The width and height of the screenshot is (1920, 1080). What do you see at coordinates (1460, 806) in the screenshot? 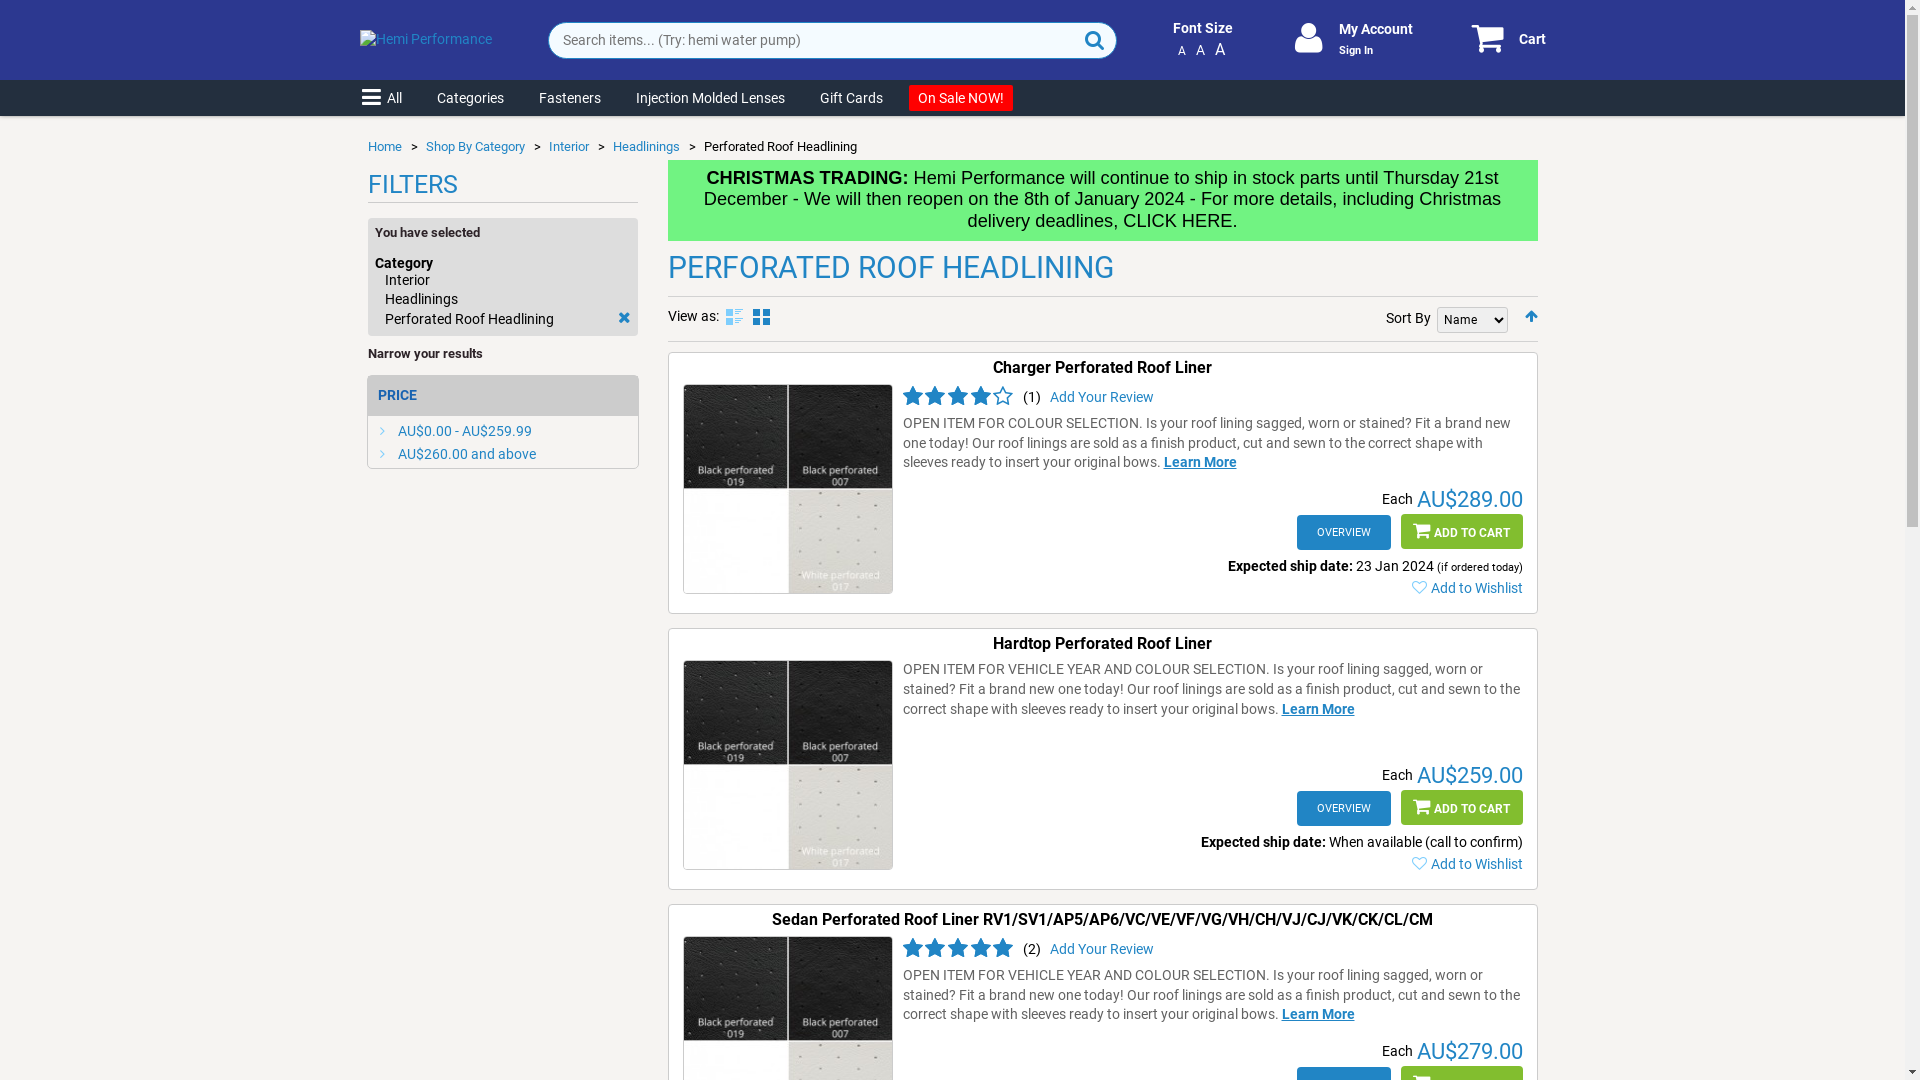
I see `'ADD TO CART'` at bounding box center [1460, 806].